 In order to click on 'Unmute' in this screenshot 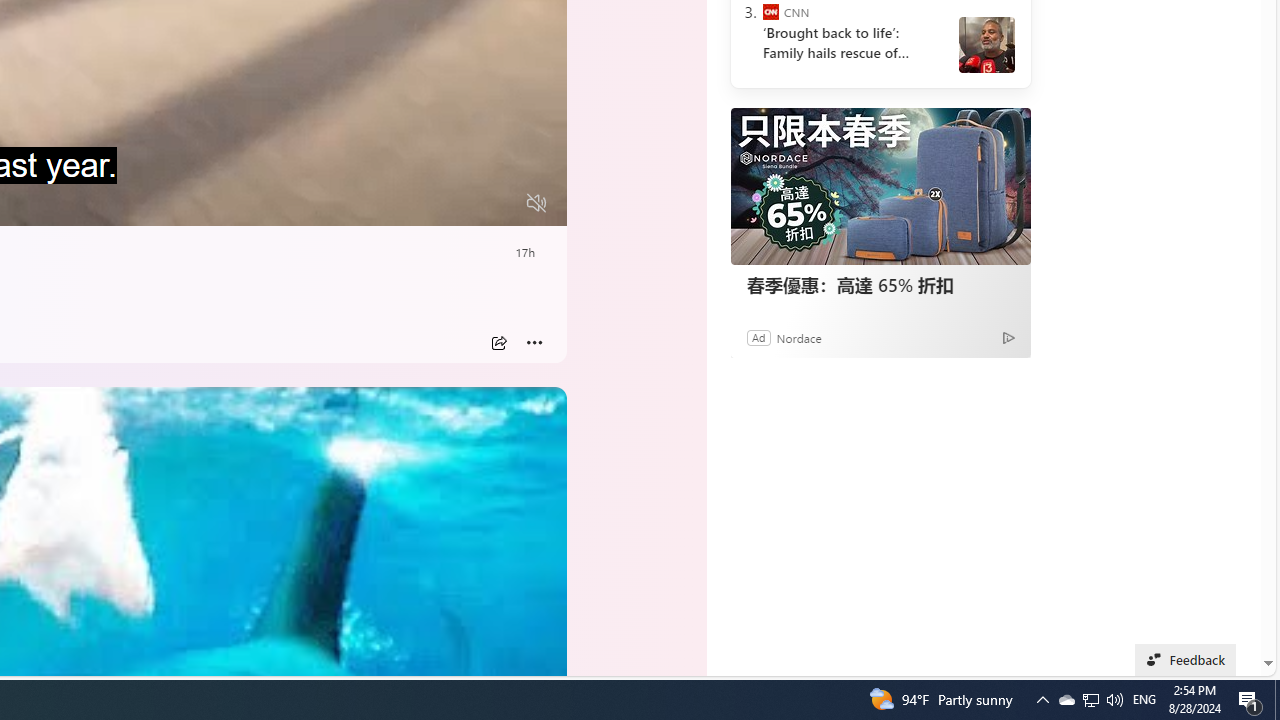, I will do `click(536, 203)`.